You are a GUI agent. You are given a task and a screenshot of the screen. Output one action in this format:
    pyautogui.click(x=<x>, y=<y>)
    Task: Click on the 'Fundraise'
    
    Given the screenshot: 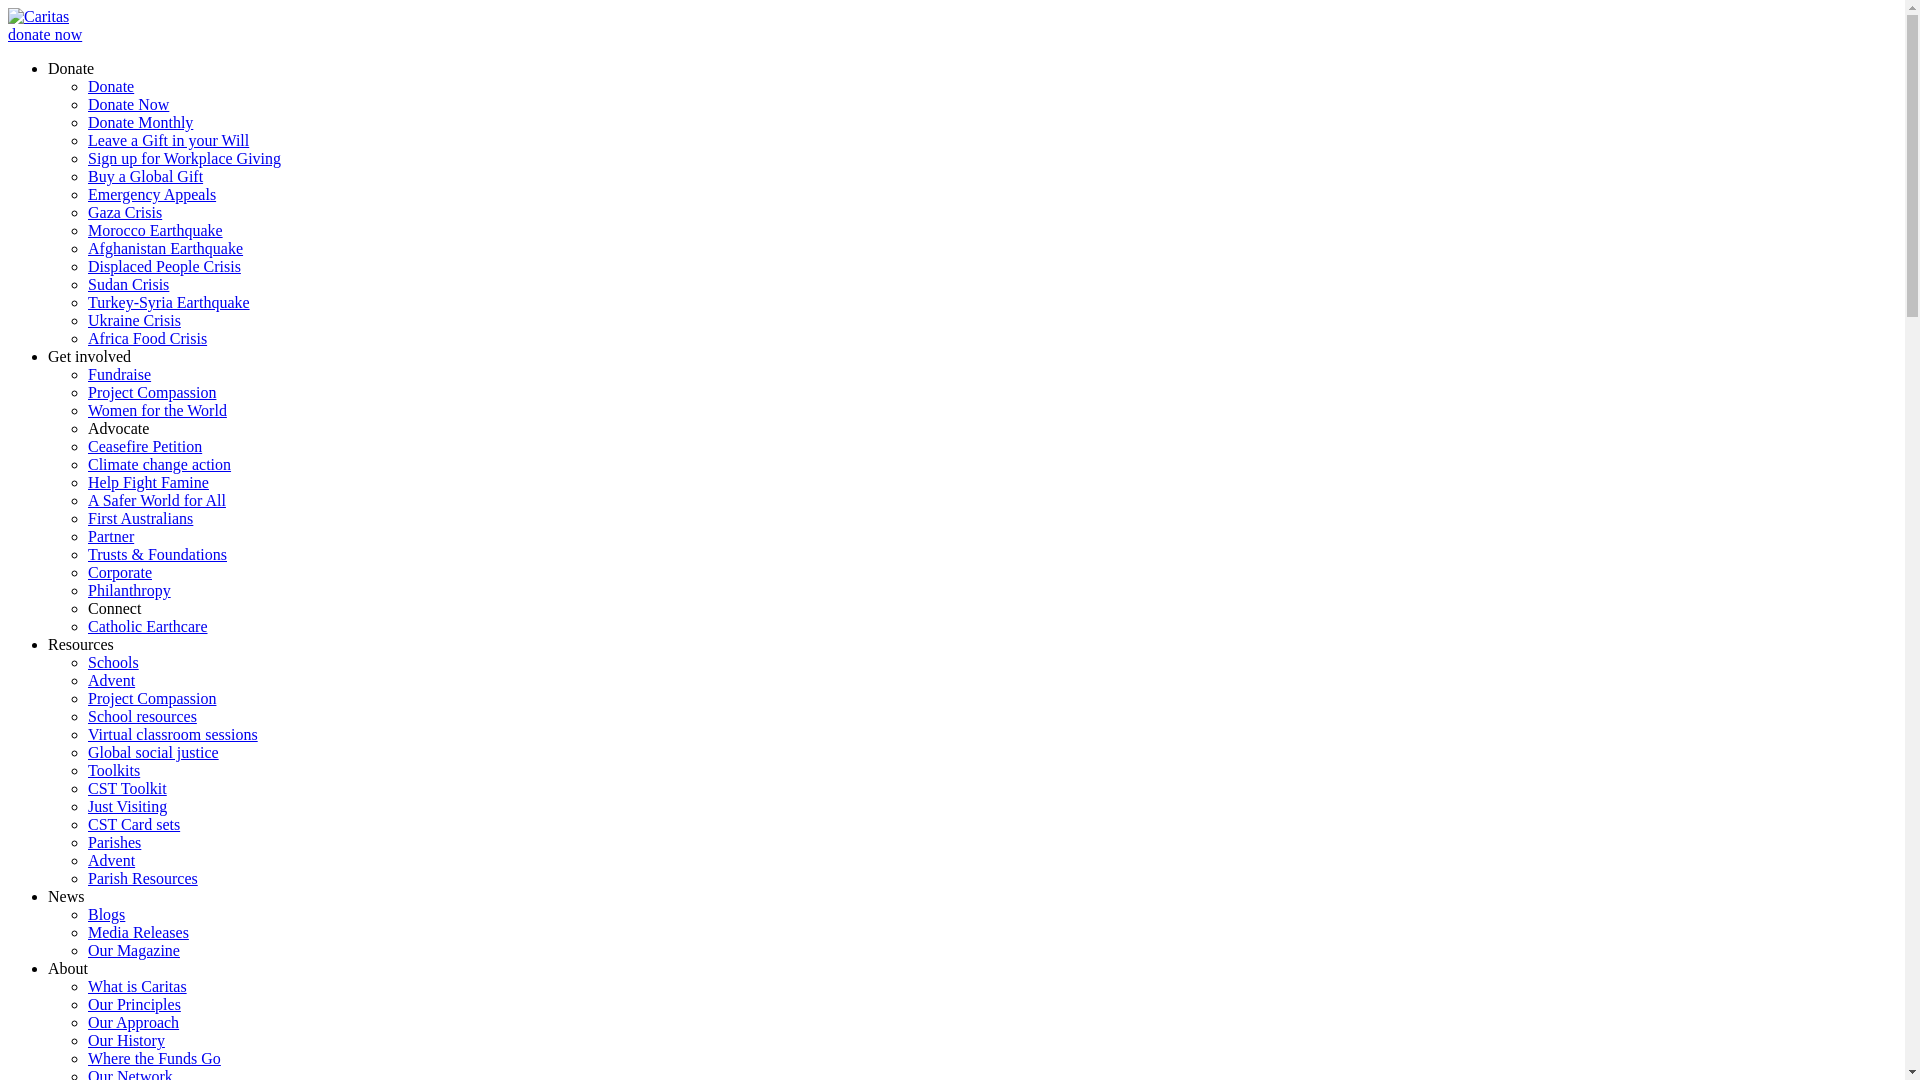 What is the action you would take?
    pyautogui.click(x=118, y=374)
    